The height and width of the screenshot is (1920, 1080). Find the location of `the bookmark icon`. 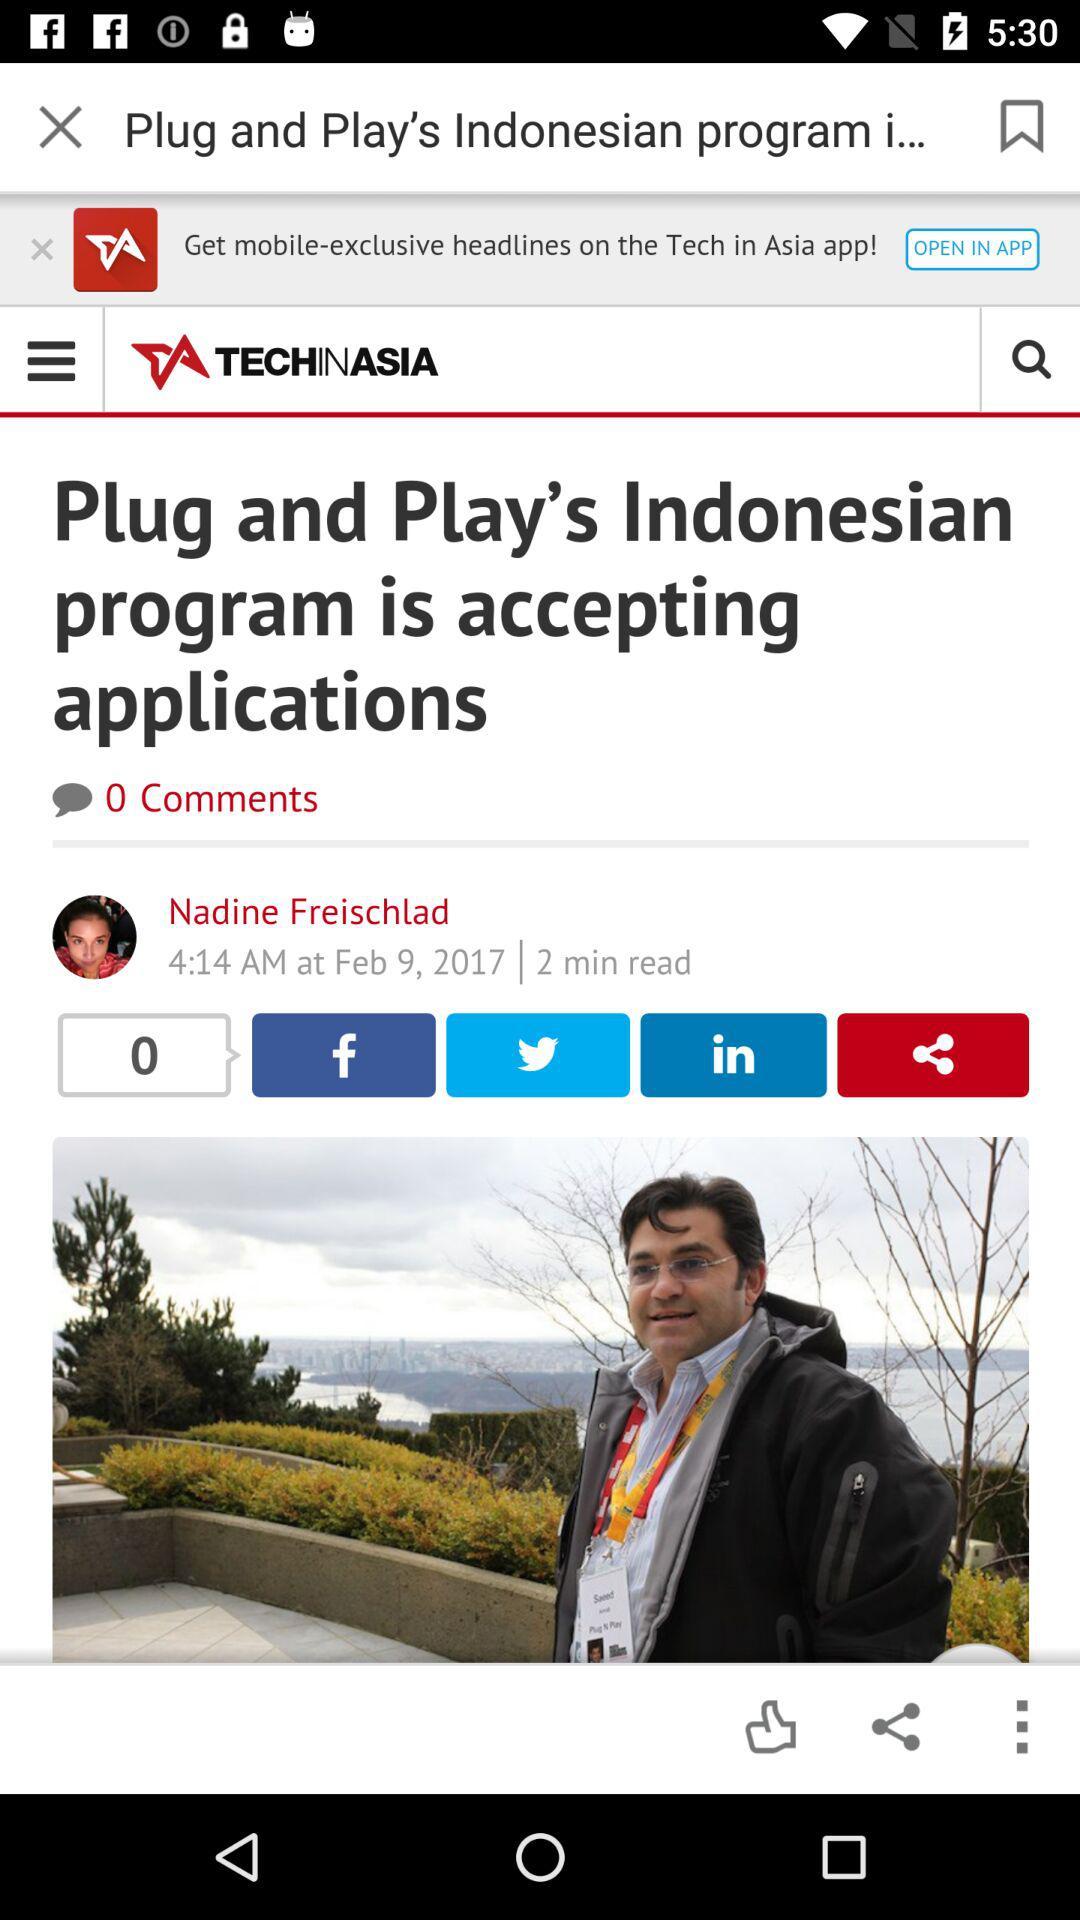

the bookmark icon is located at coordinates (1018, 127).